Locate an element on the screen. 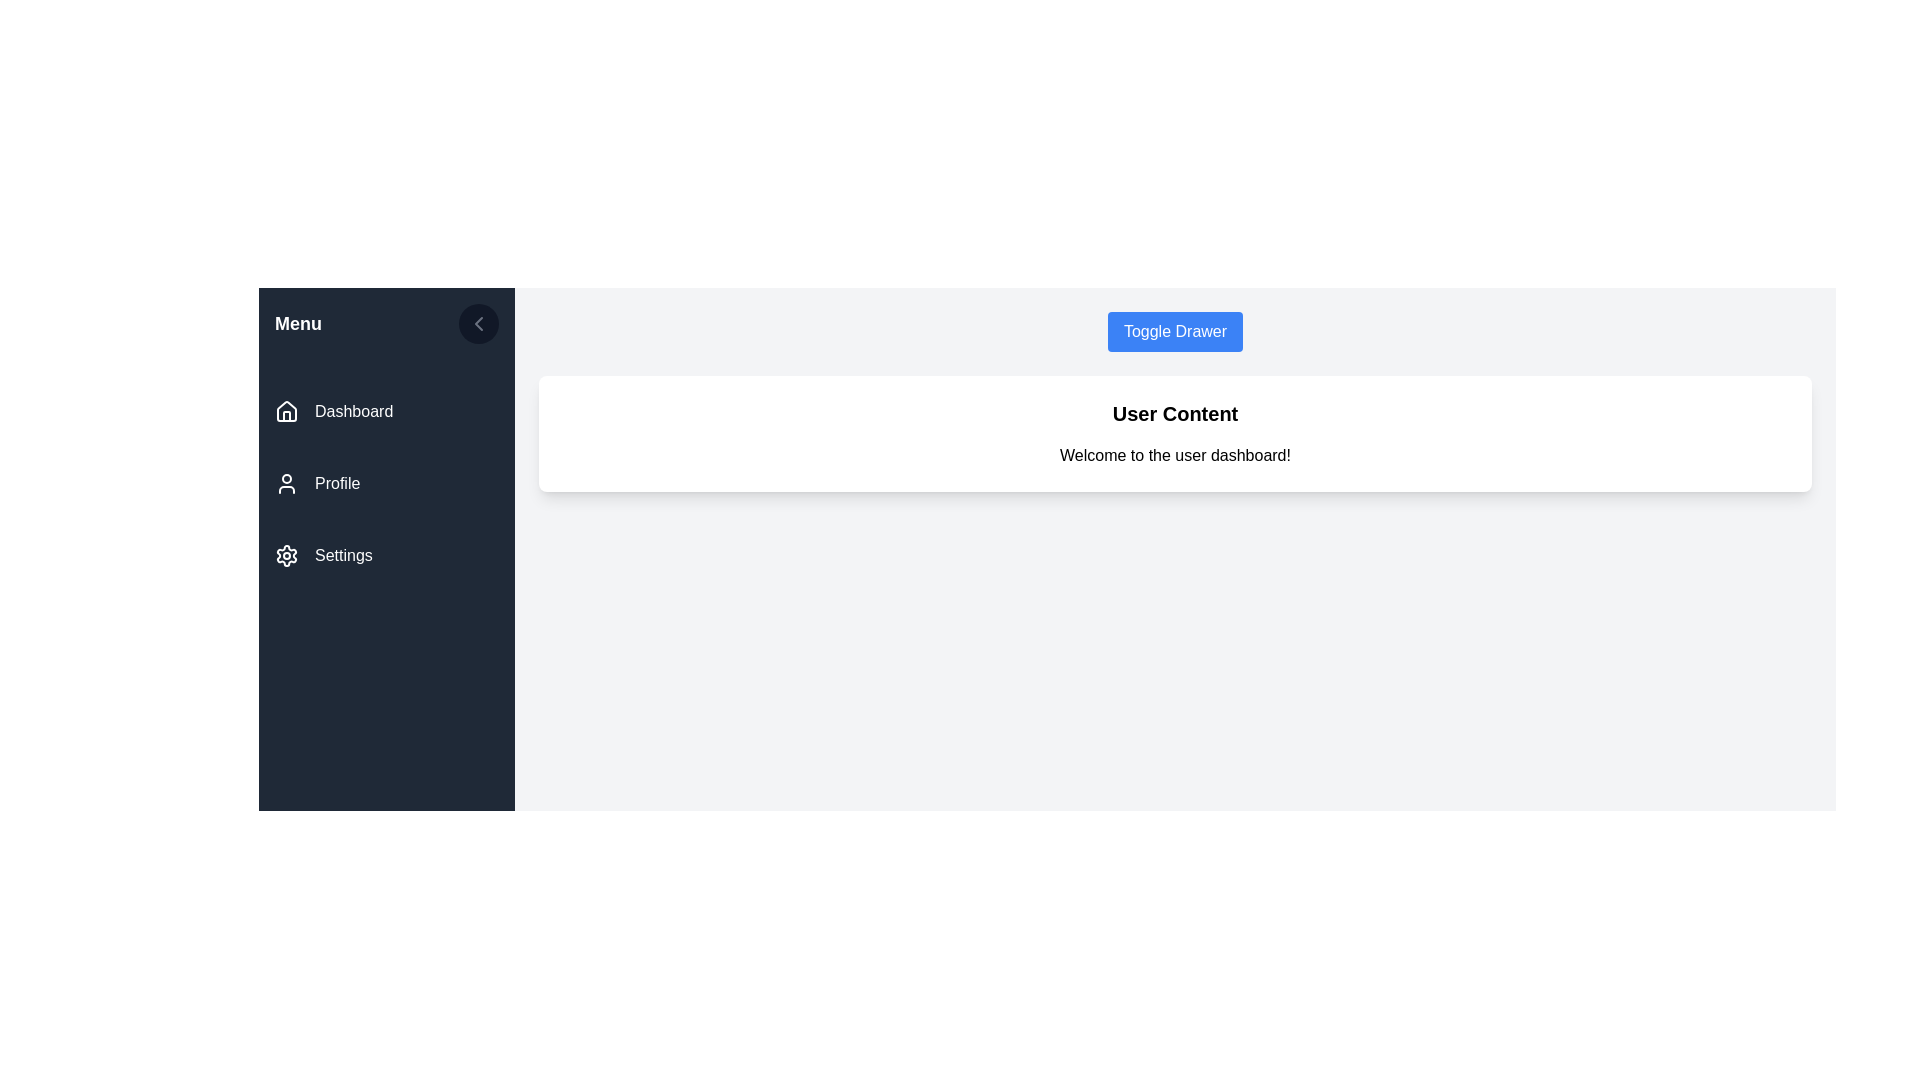 The height and width of the screenshot is (1080, 1920). the text label for the profile-related section in the vertical navigation menu, located between 'Dashboard' and 'Settings' is located at coordinates (337, 483).